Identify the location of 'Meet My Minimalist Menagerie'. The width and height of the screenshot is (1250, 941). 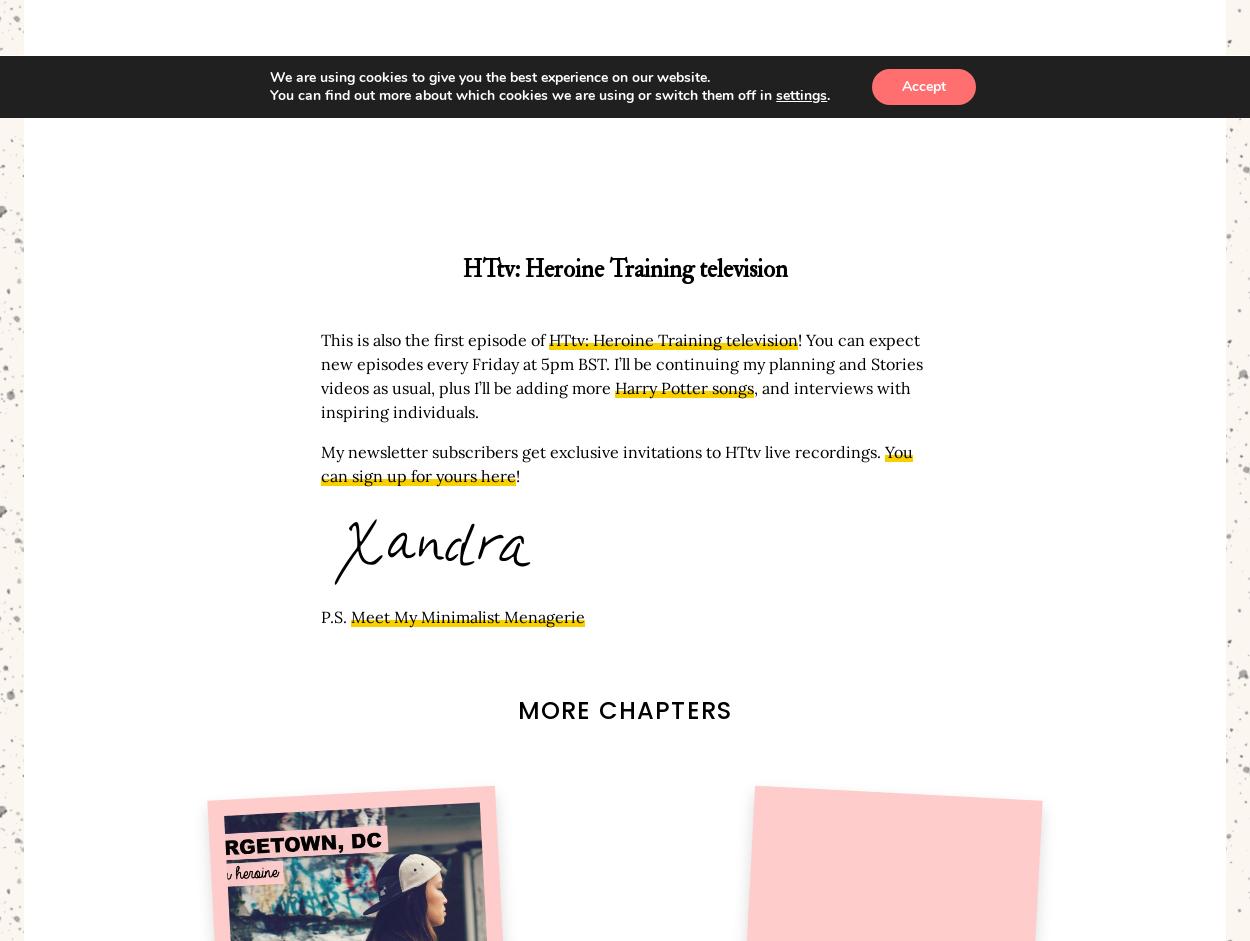
(467, 617).